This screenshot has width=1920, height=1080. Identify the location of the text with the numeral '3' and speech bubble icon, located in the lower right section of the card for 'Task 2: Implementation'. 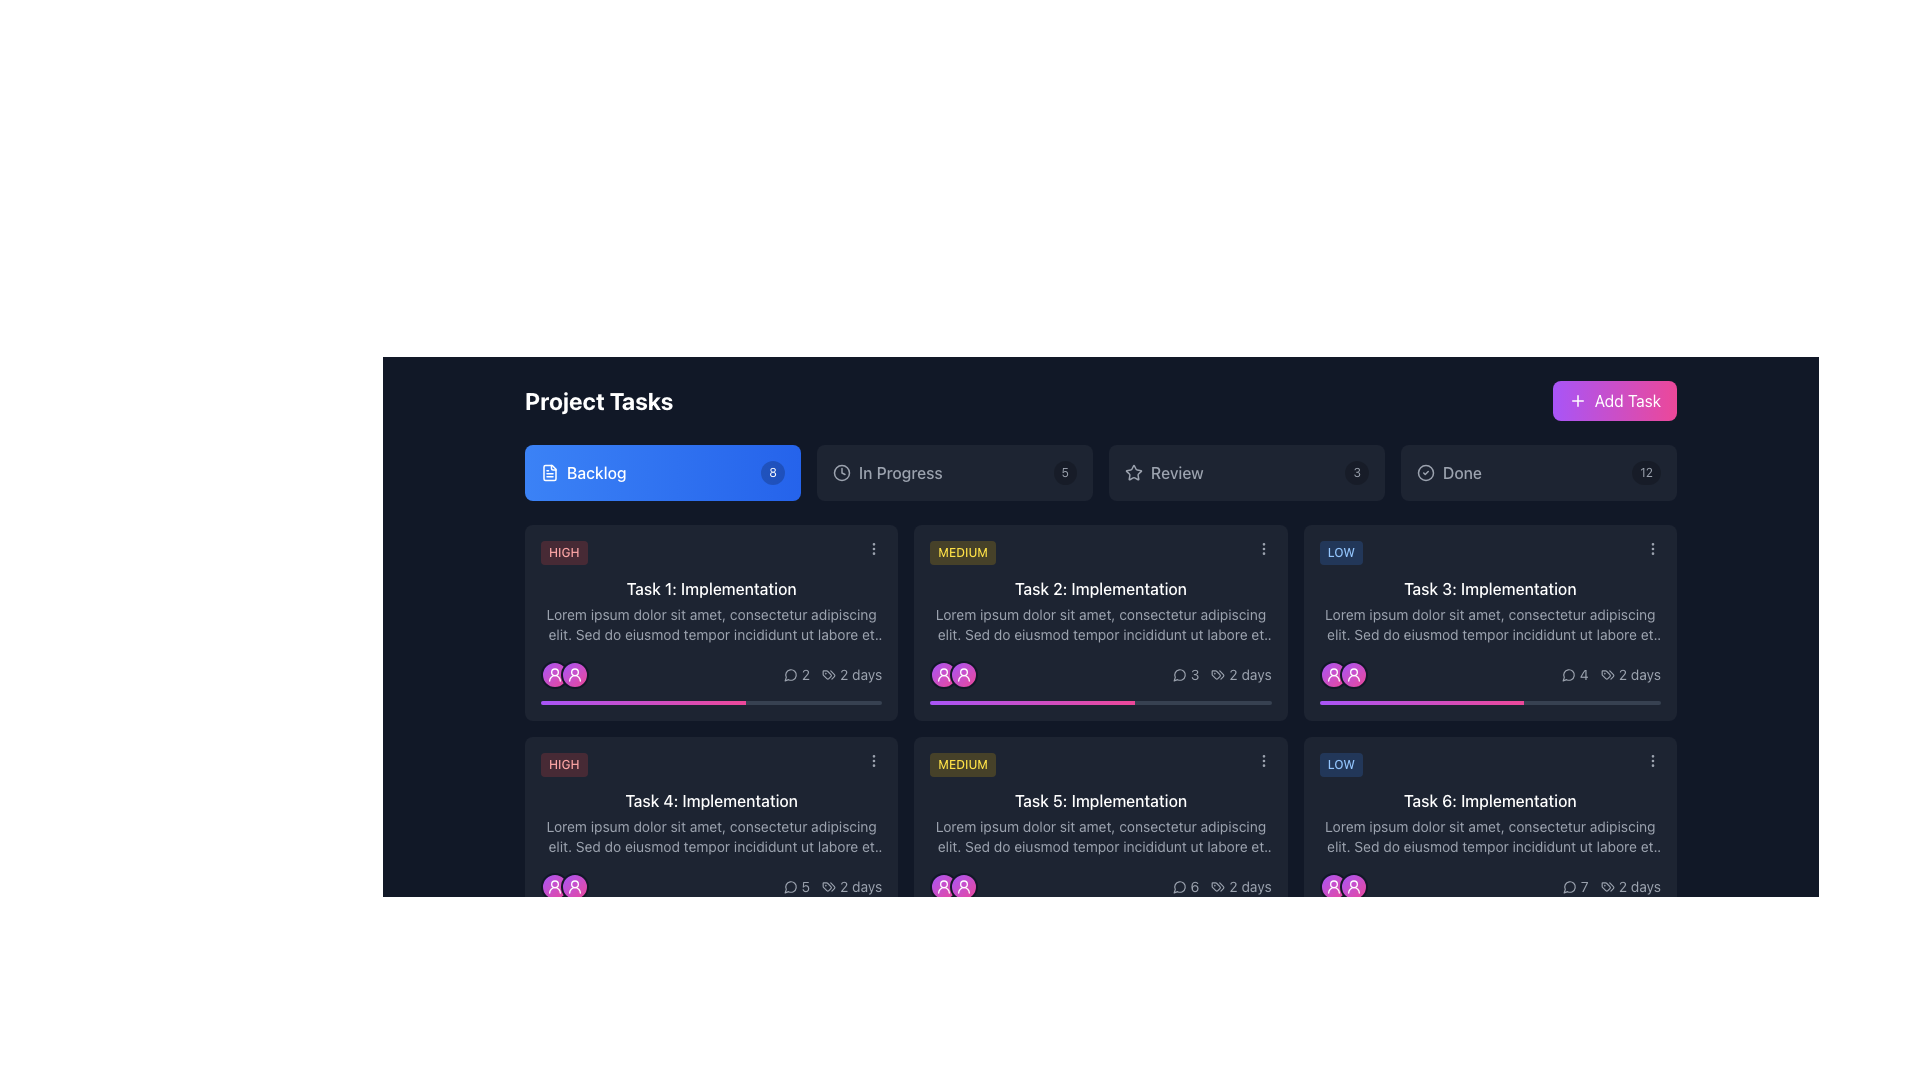
(1185, 675).